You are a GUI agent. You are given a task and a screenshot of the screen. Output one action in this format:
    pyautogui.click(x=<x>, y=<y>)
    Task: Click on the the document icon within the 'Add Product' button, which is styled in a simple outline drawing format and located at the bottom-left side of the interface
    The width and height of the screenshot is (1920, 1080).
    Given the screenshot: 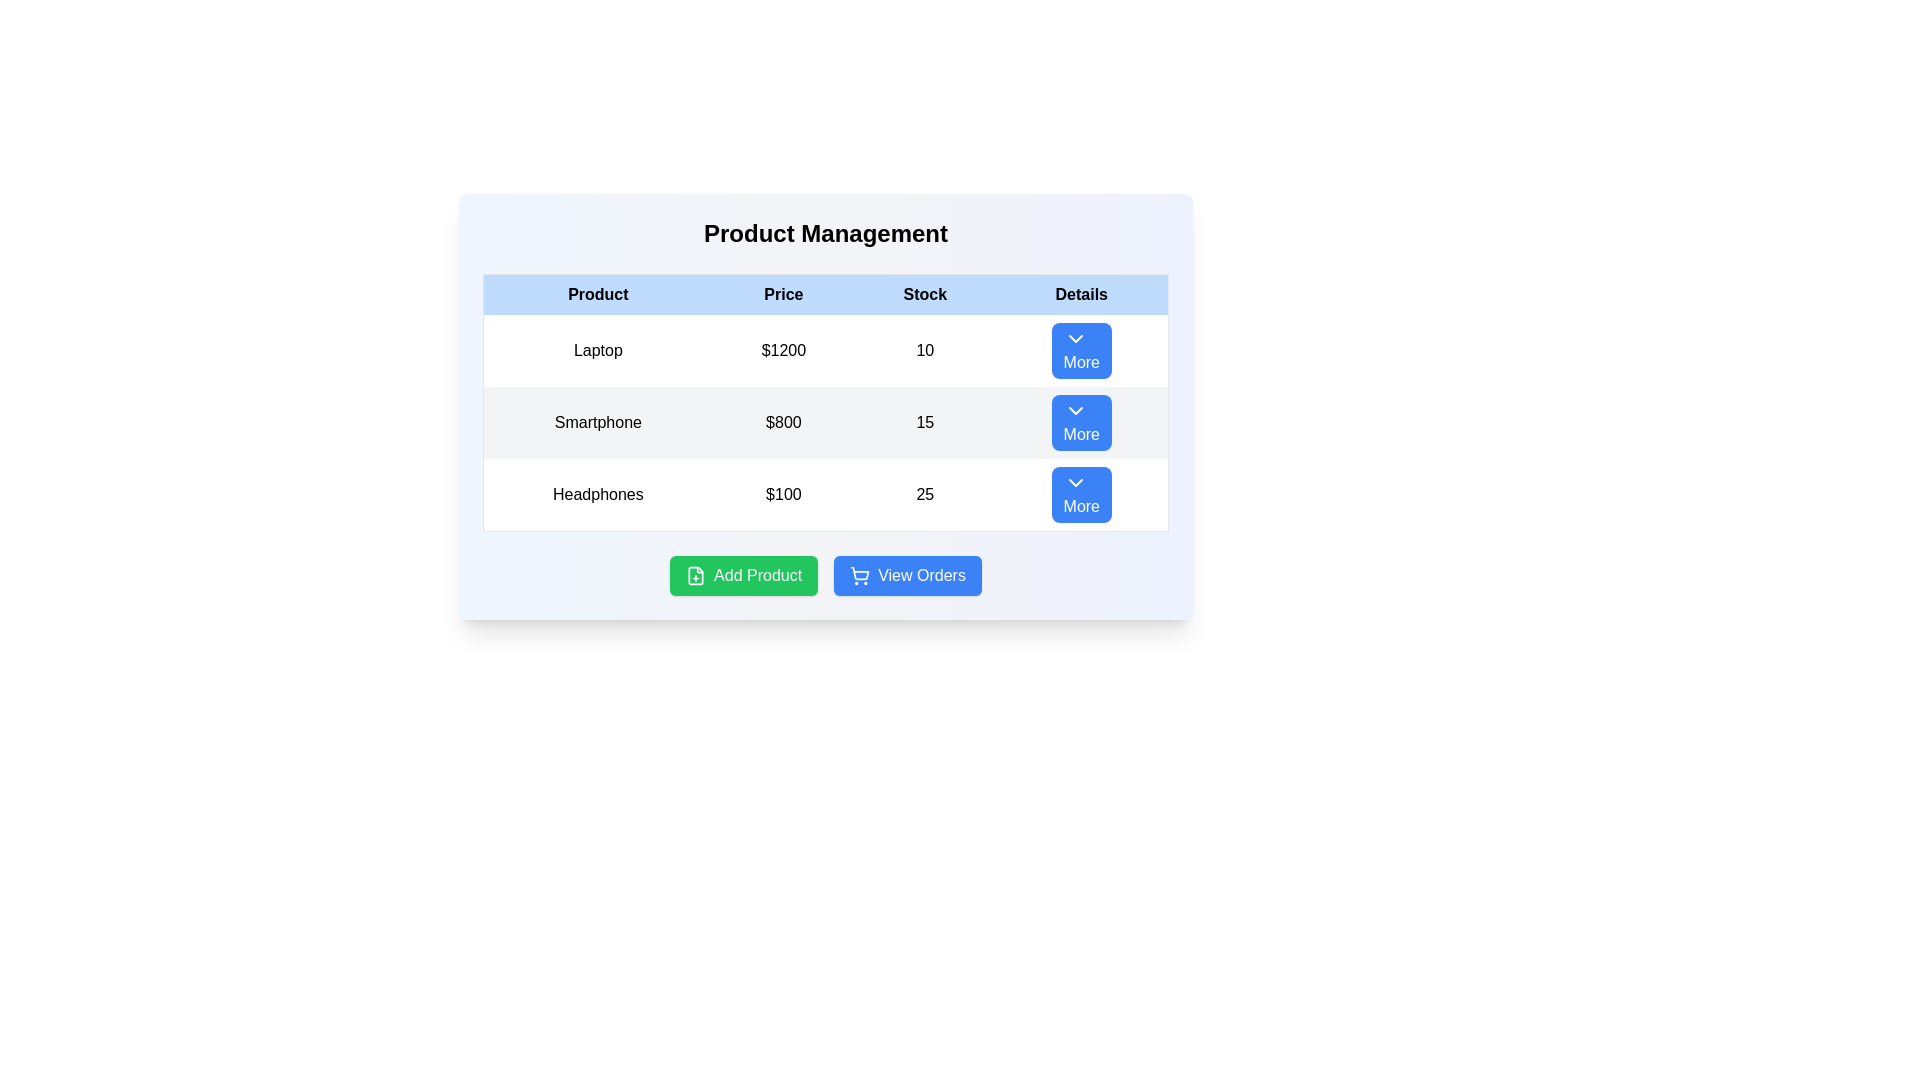 What is the action you would take?
    pyautogui.click(x=696, y=575)
    